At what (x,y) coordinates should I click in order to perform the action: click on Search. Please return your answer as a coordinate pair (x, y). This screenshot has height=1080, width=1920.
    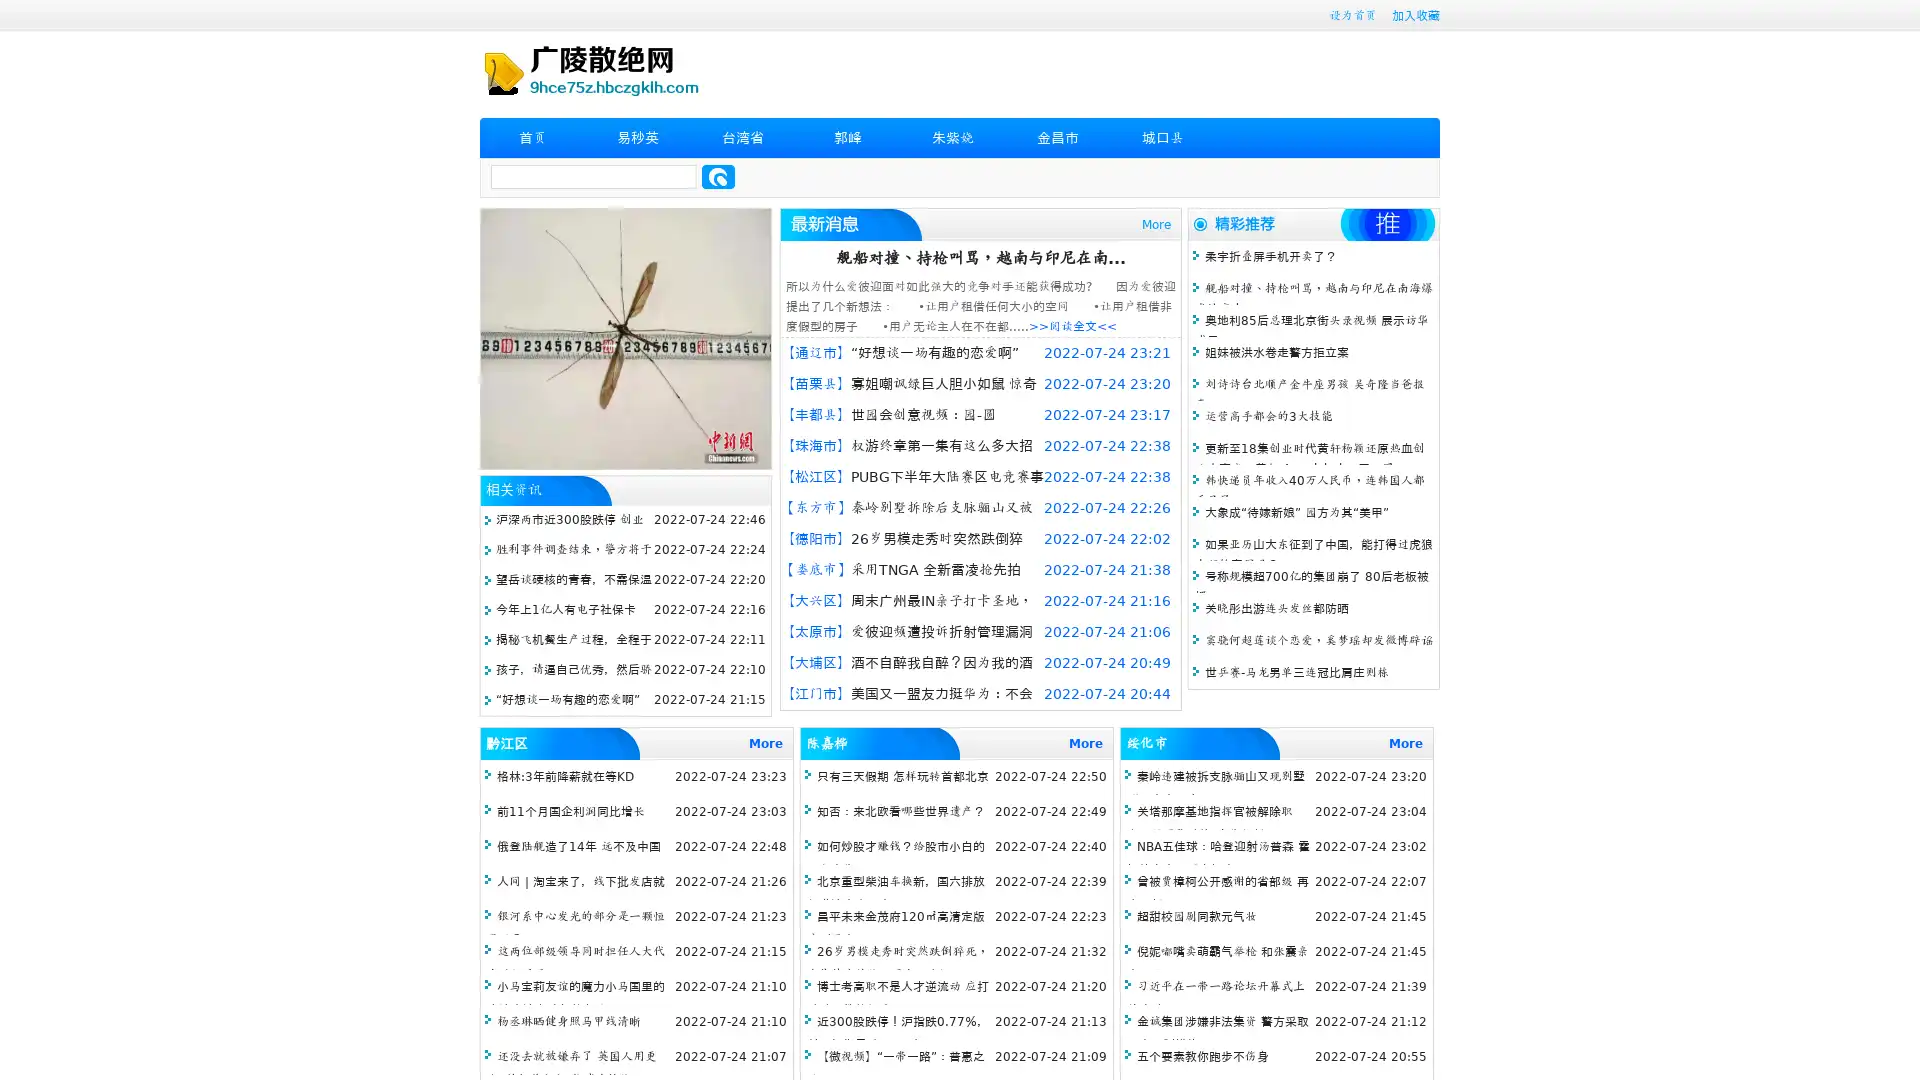
    Looking at the image, I should click on (718, 176).